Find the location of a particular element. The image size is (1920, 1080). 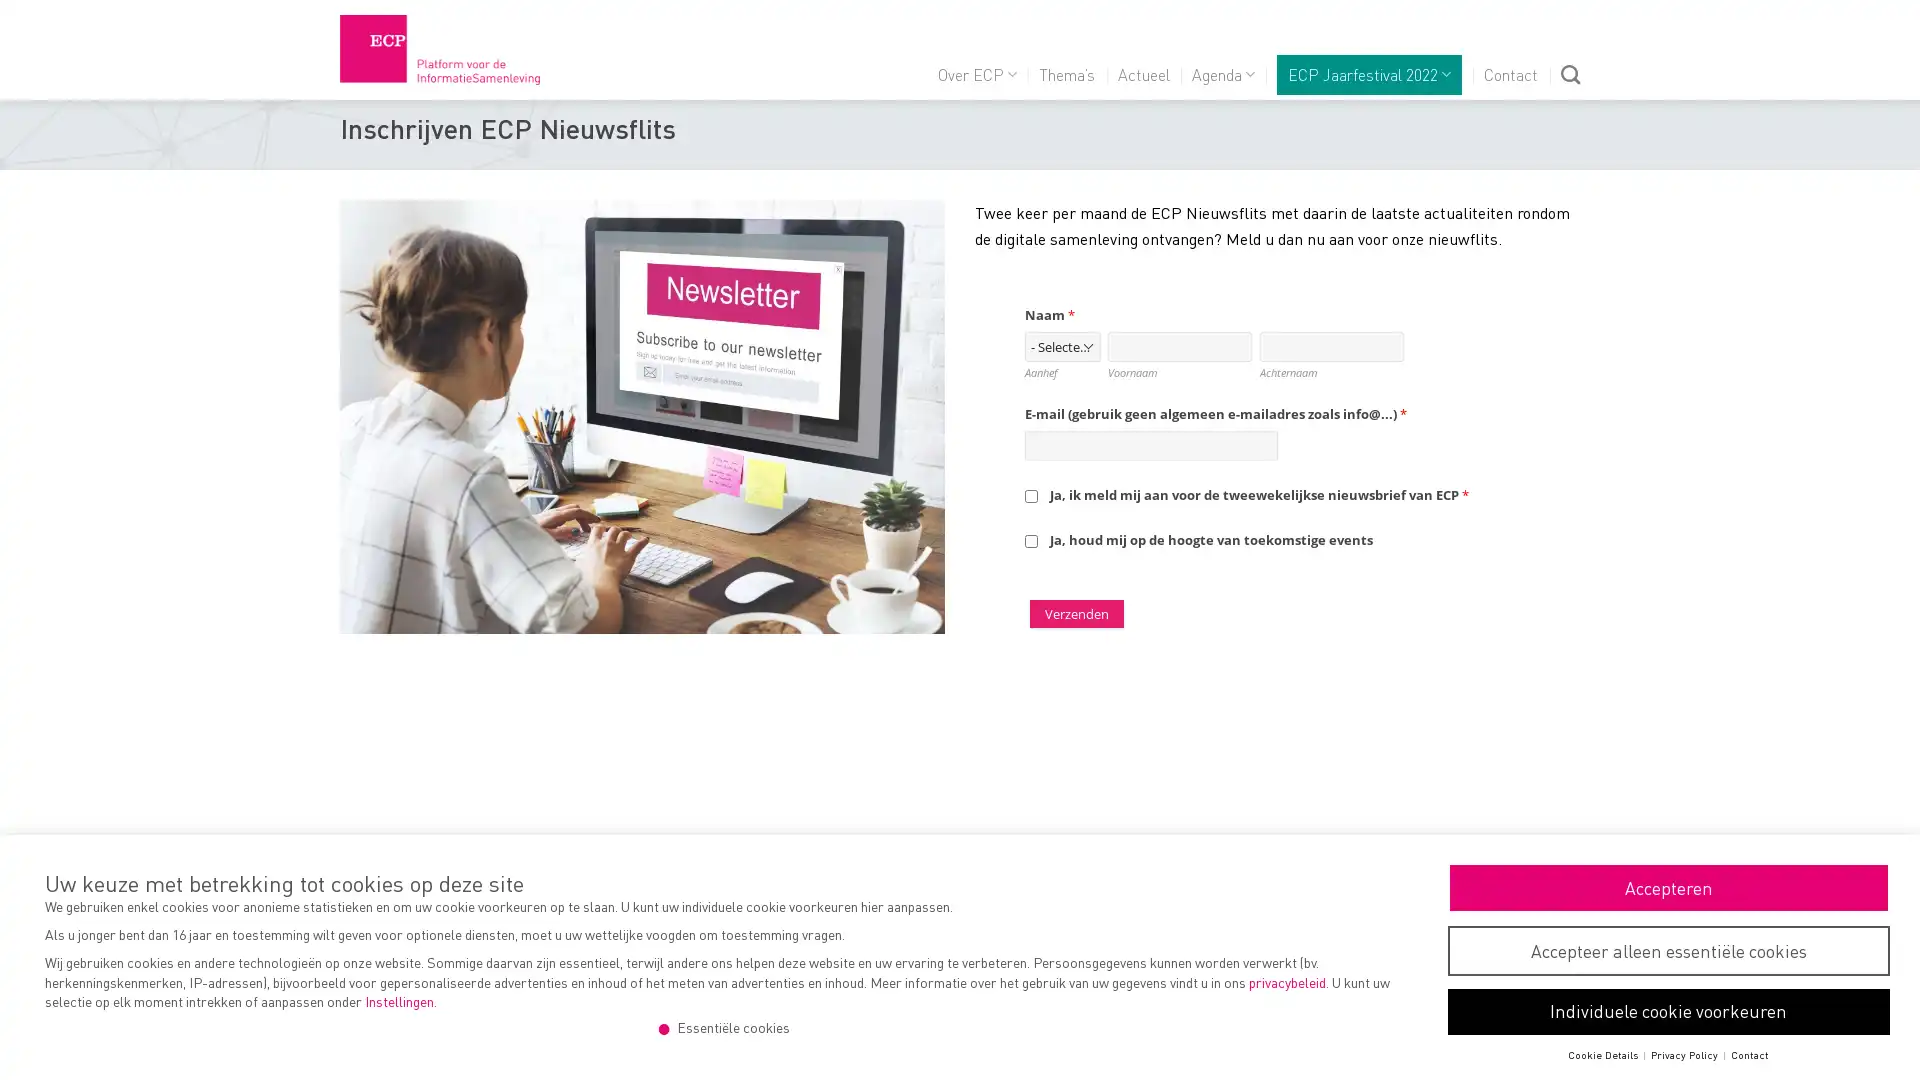

Accepteer alleen essentiele cookies is located at coordinates (1668, 950).